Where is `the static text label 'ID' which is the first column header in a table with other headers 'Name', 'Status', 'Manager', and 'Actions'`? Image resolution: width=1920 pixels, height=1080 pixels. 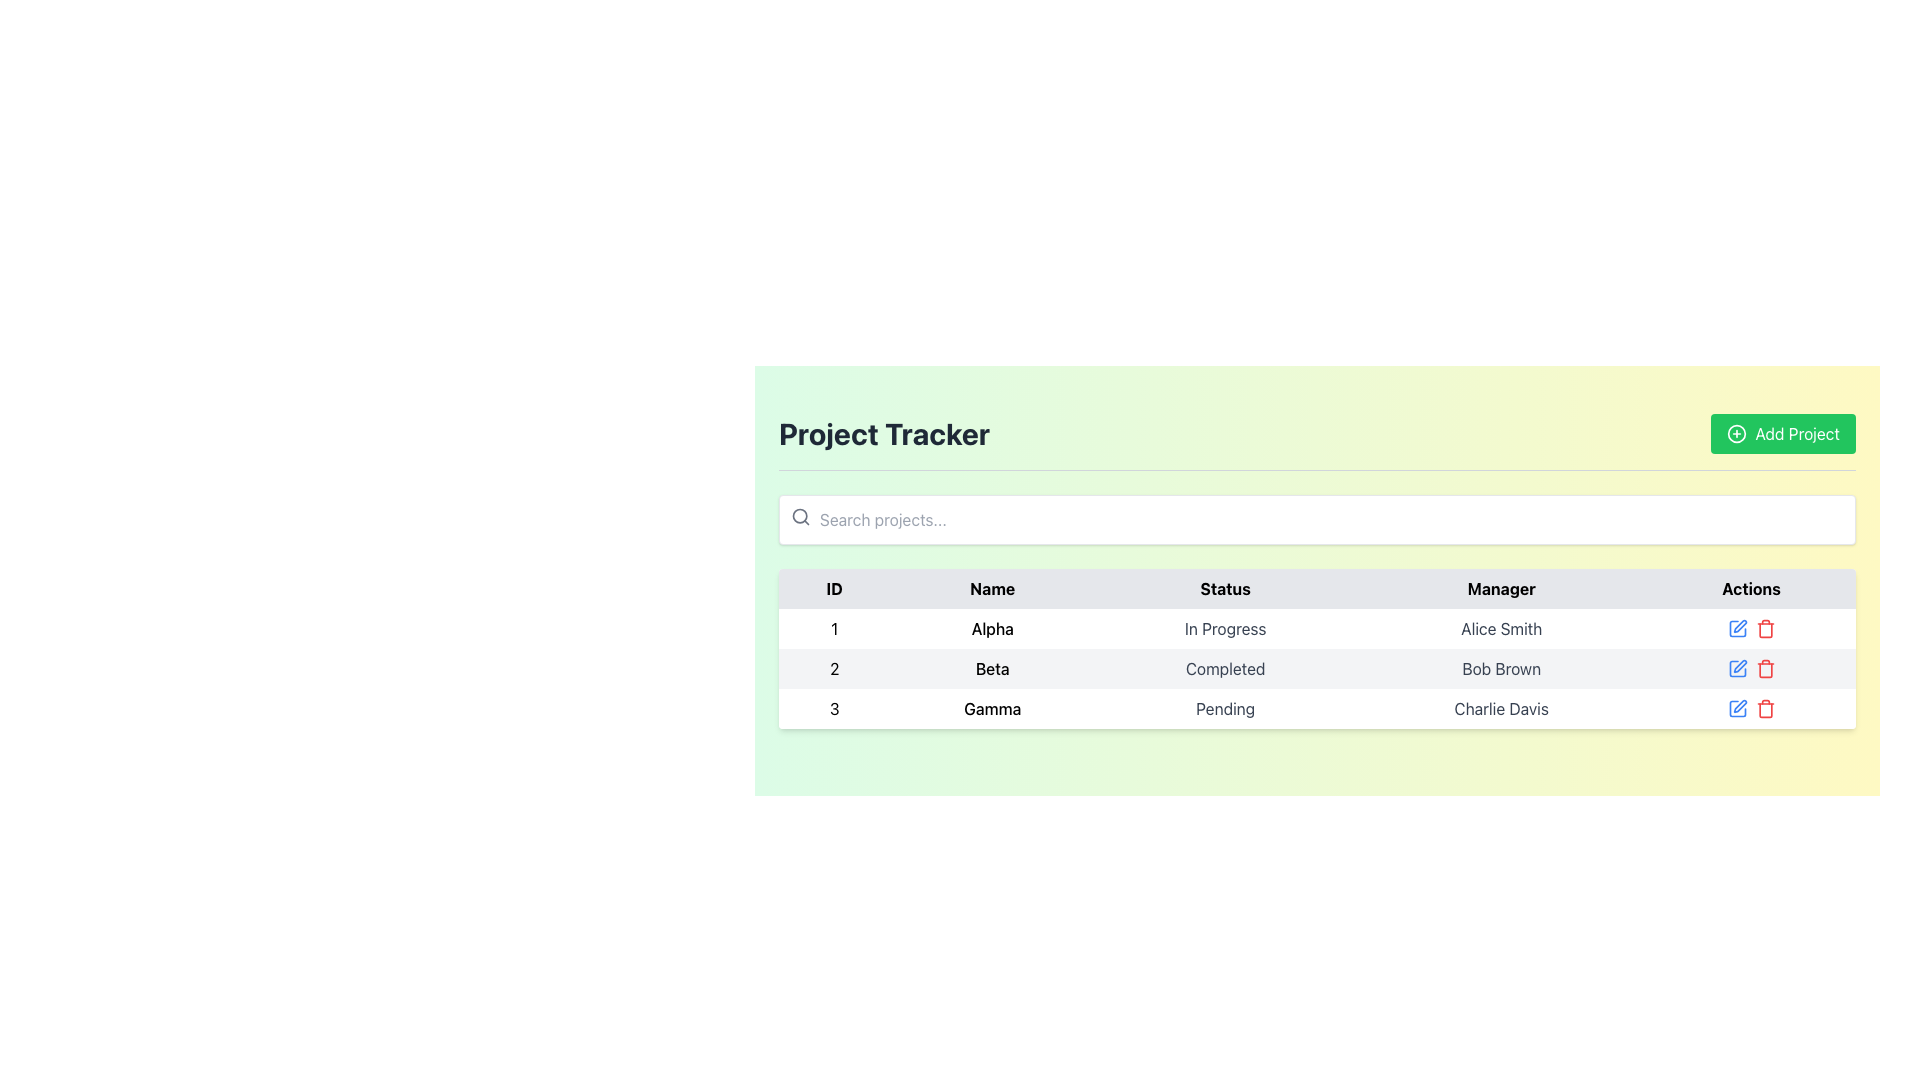
the static text label 'ID' which is the first column header in a table with other headers 'Name', 'Status', 'Manager', and 'Actions' is located at coordinates (834, 588).